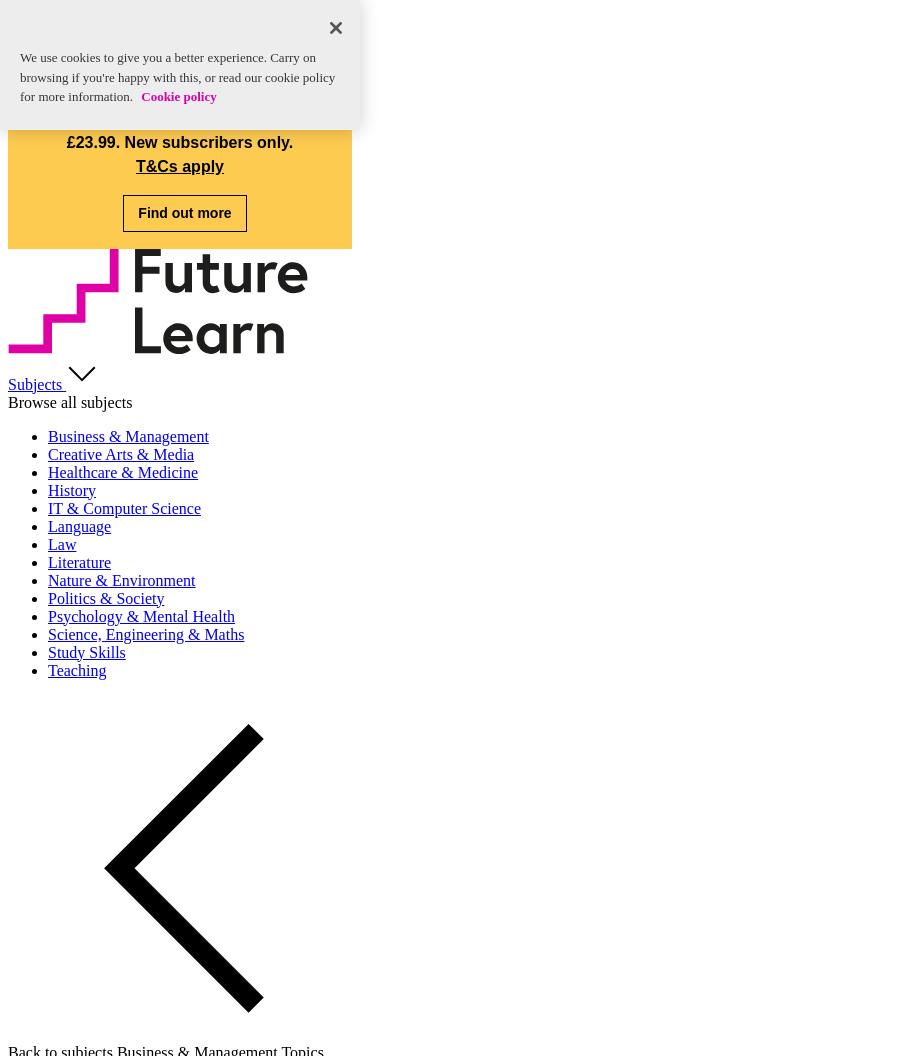 The image size is (908, 1056). Describe the element at coordinates (78, 561) in the screenshot. I see `'Literature'` at that location.